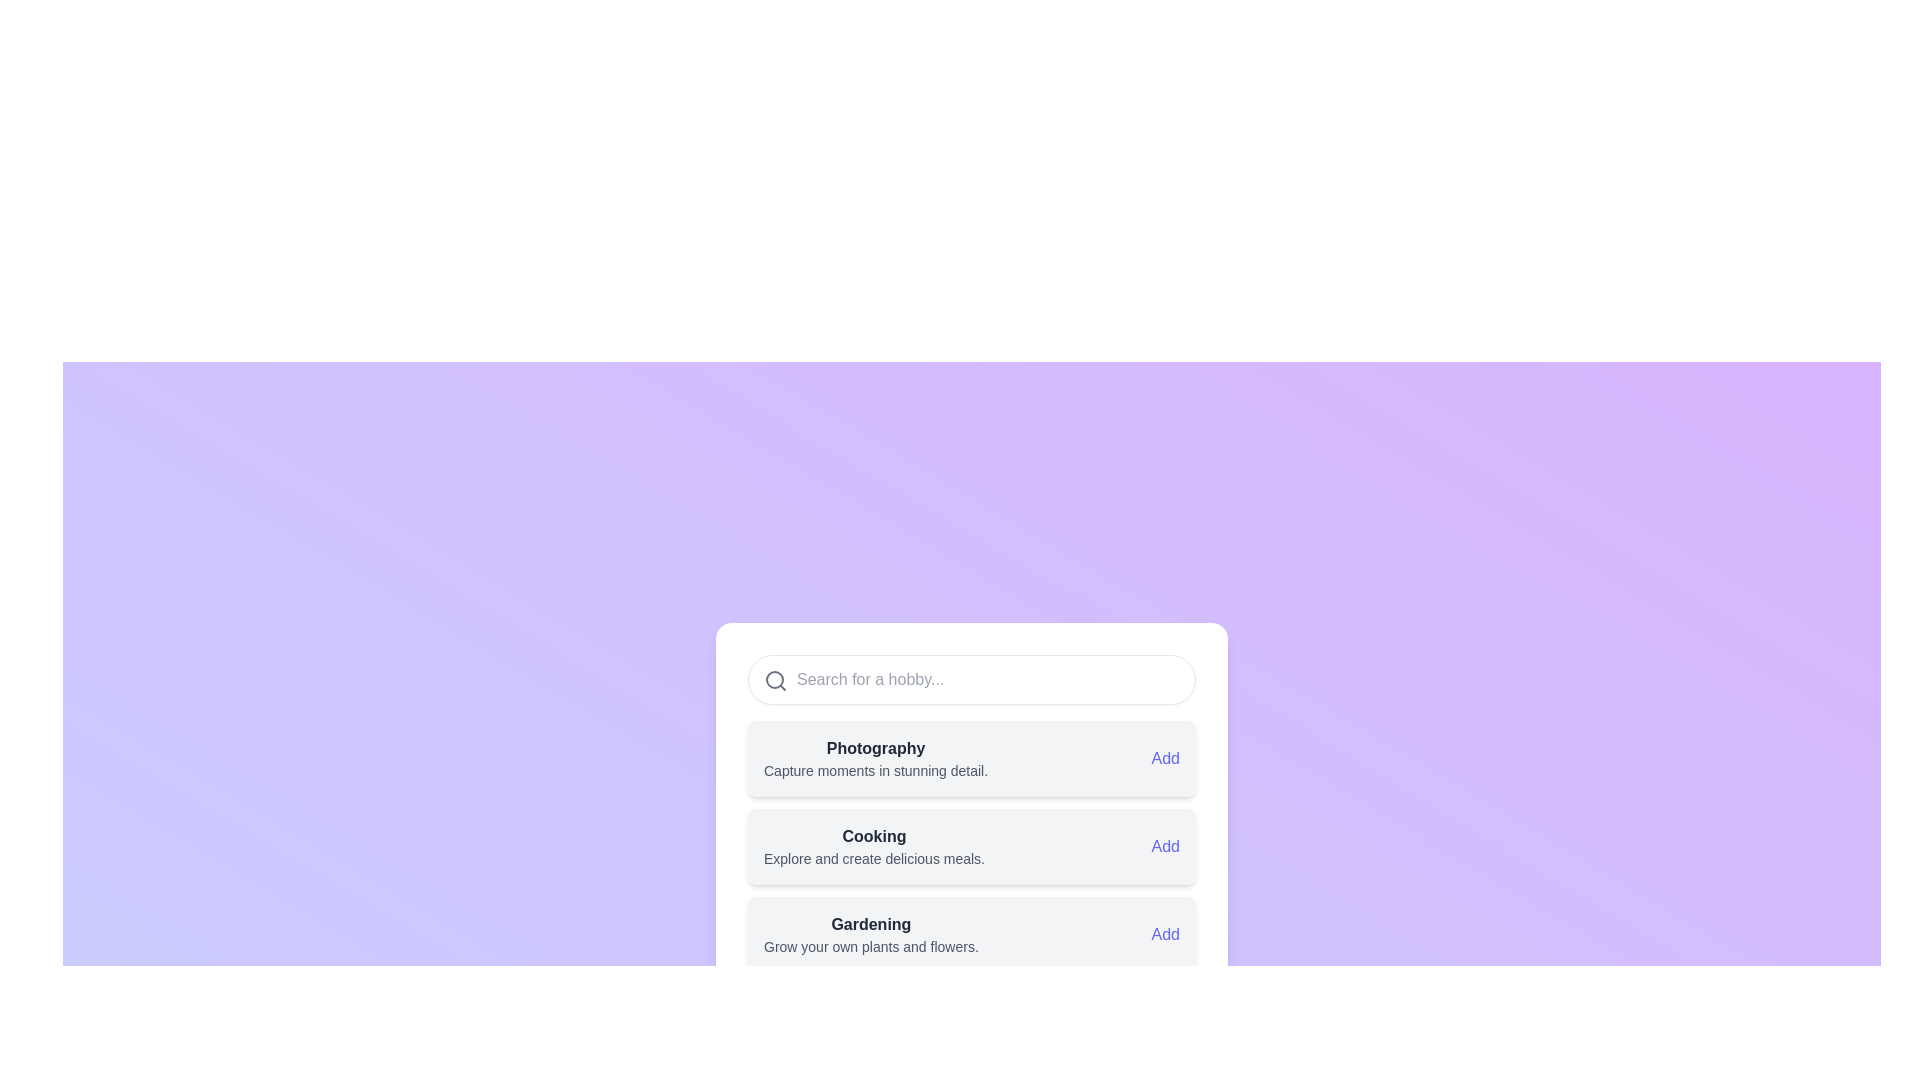  I want to click on the static text label indicating the category 'Photography' located in the first card of the vertical list, which serves as a title for the section, so click(876, 748).